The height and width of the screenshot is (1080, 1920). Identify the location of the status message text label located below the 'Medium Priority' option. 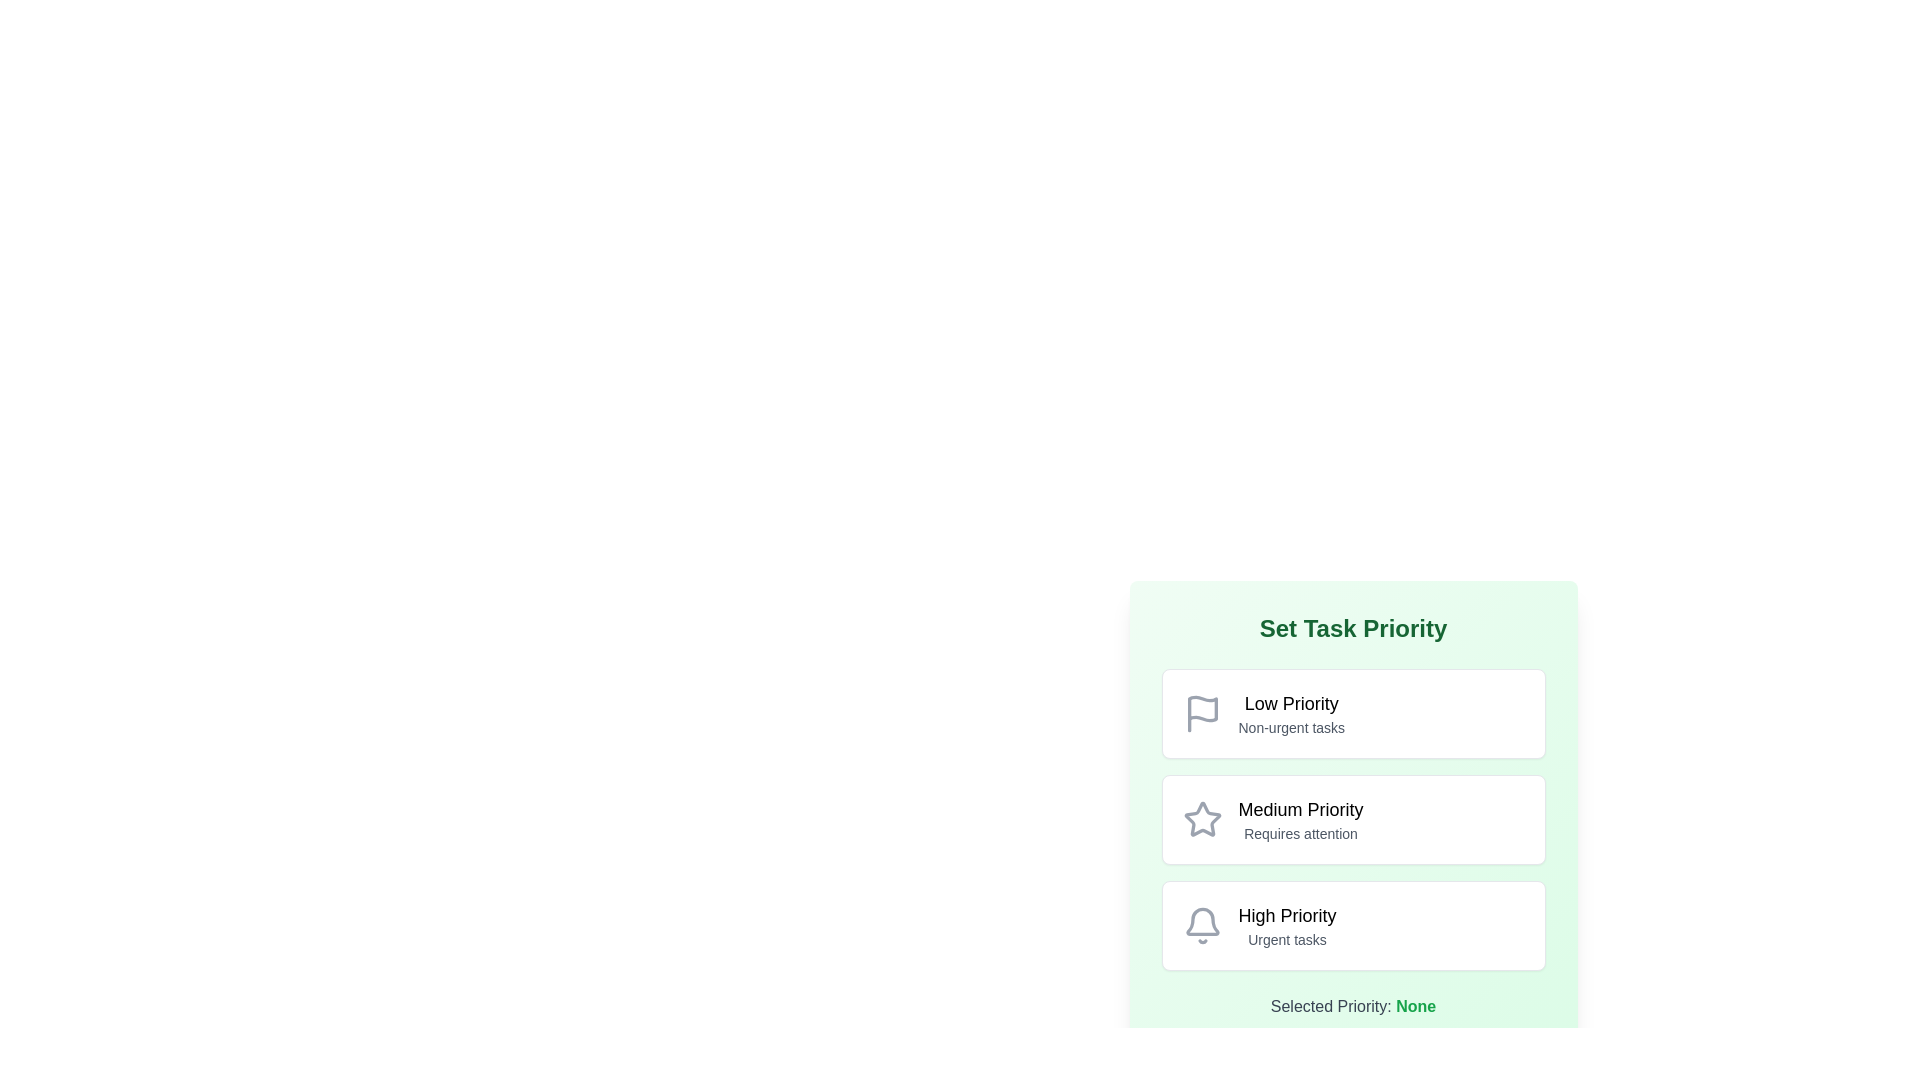
(1300, 833).